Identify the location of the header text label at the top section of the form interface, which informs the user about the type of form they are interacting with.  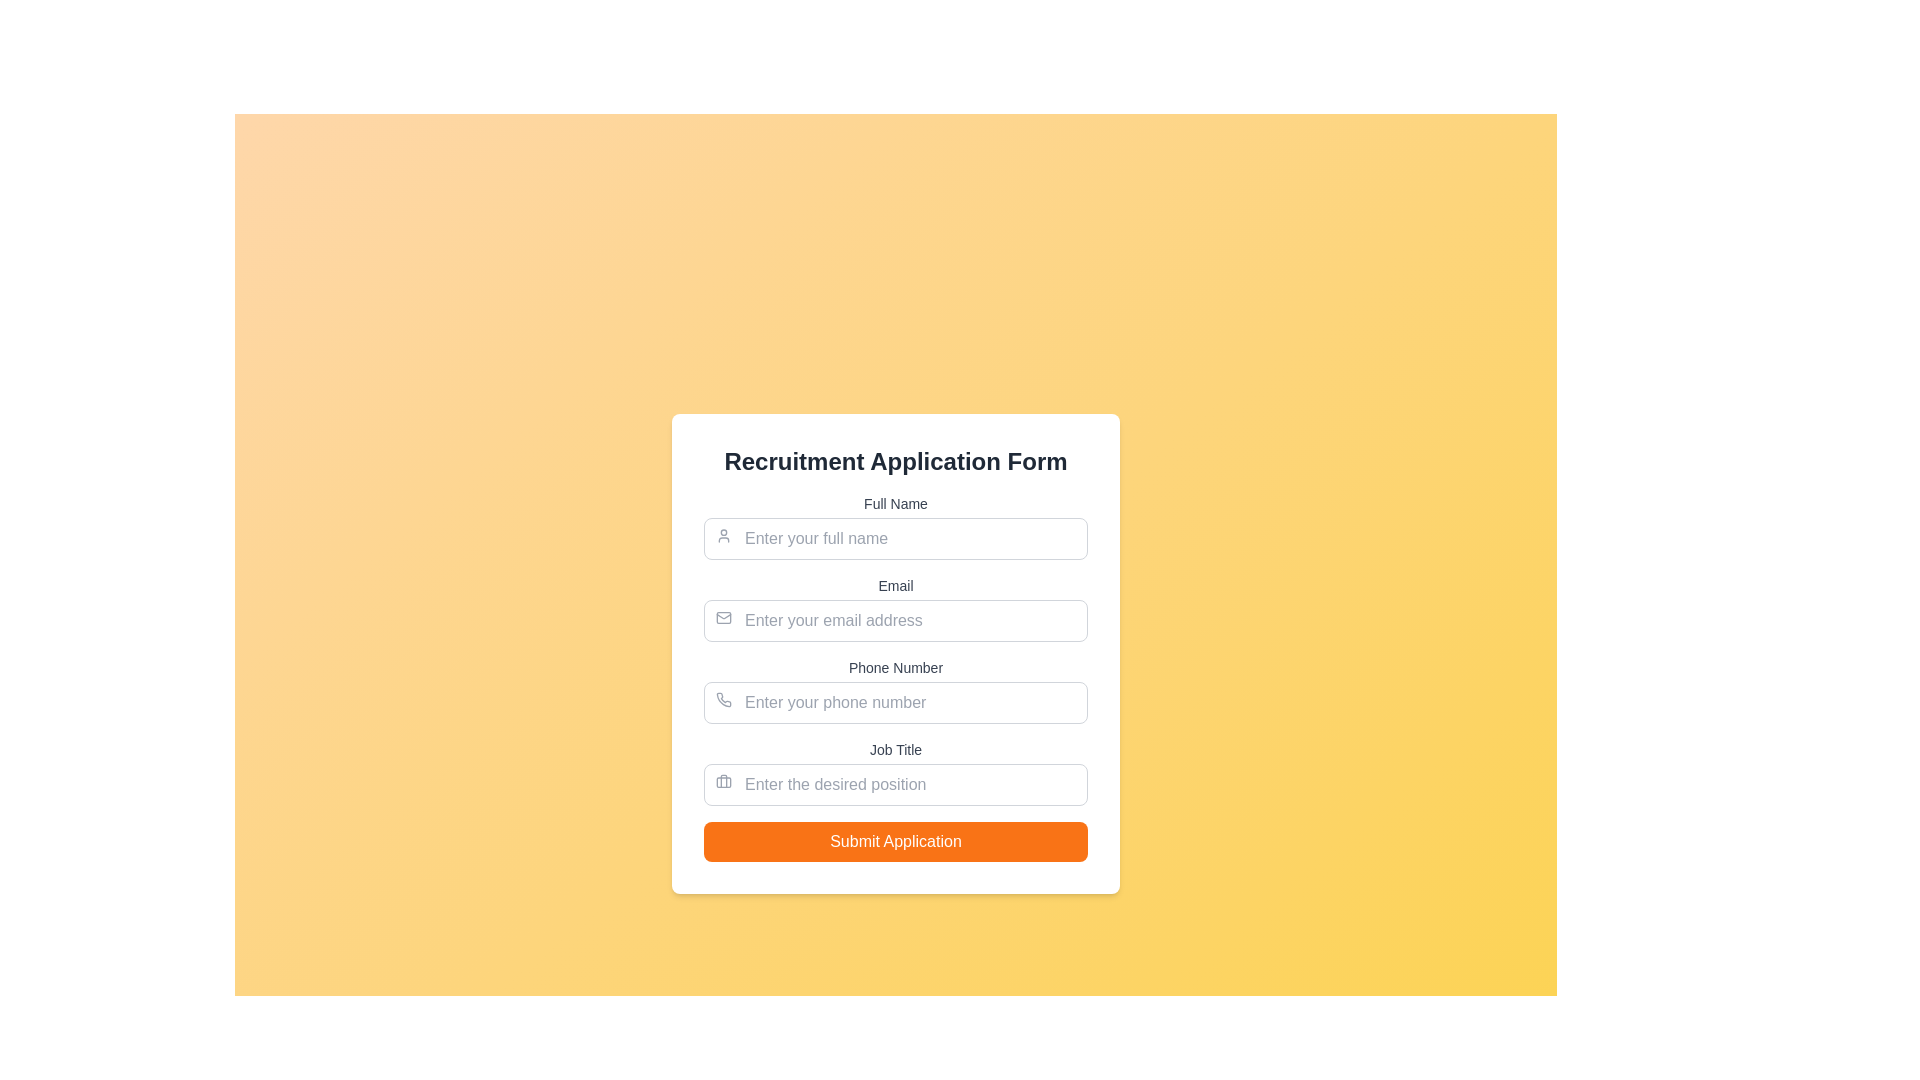
(895, 462).